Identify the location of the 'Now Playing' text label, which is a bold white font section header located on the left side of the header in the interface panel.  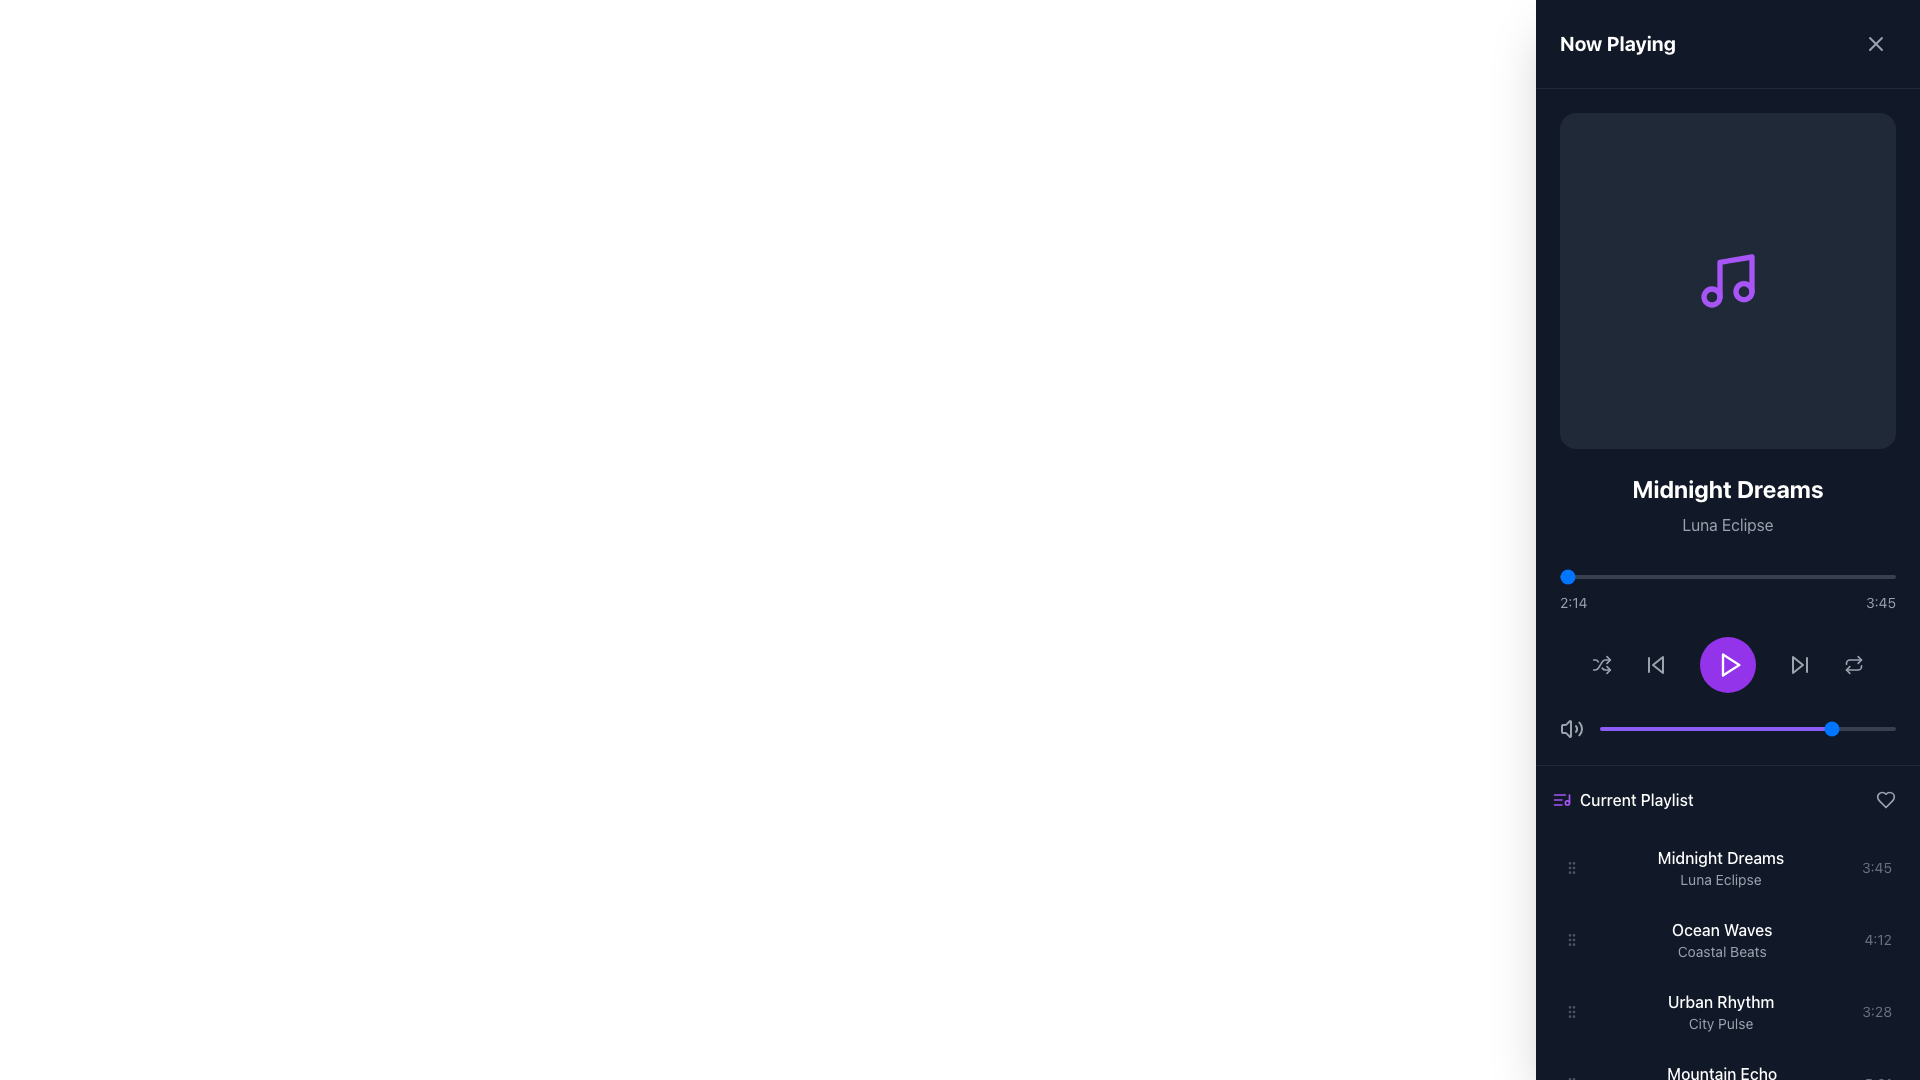
(1617, 43).